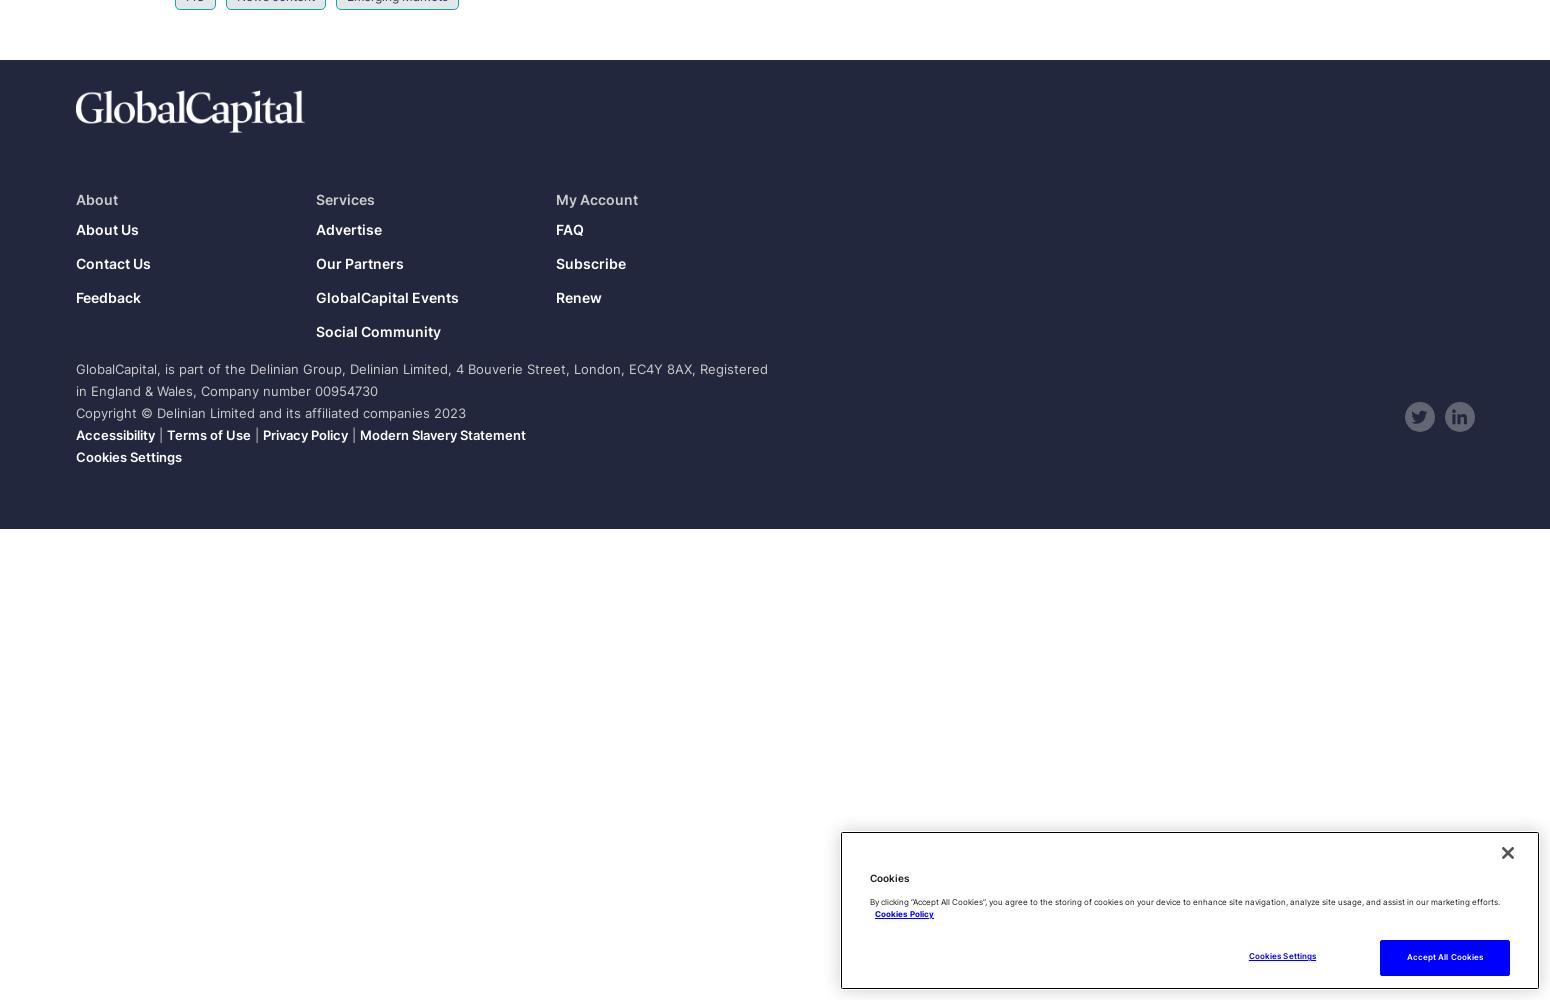  What do you see at coordinates (589, 263) in the screenshot?
I see `'Subscribe'` at bounding box center [589, 263].